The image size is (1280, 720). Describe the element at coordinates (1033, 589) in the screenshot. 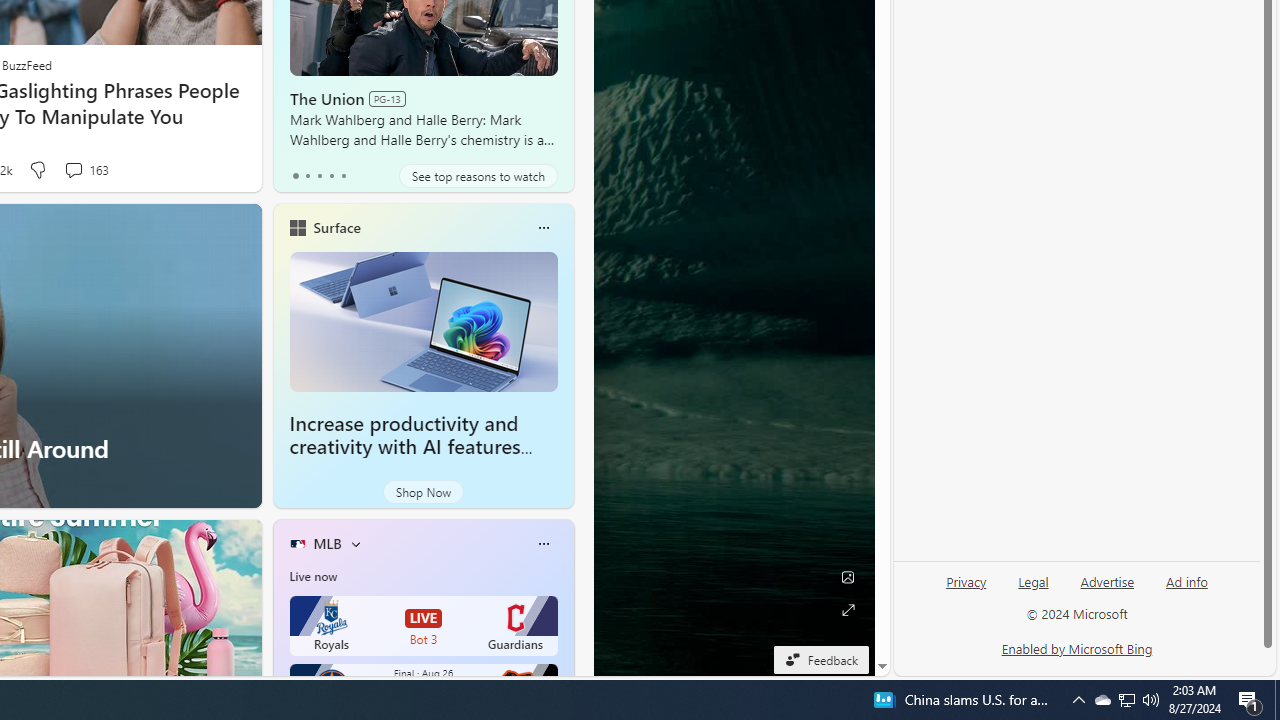

I see `'Legal'` at that location.